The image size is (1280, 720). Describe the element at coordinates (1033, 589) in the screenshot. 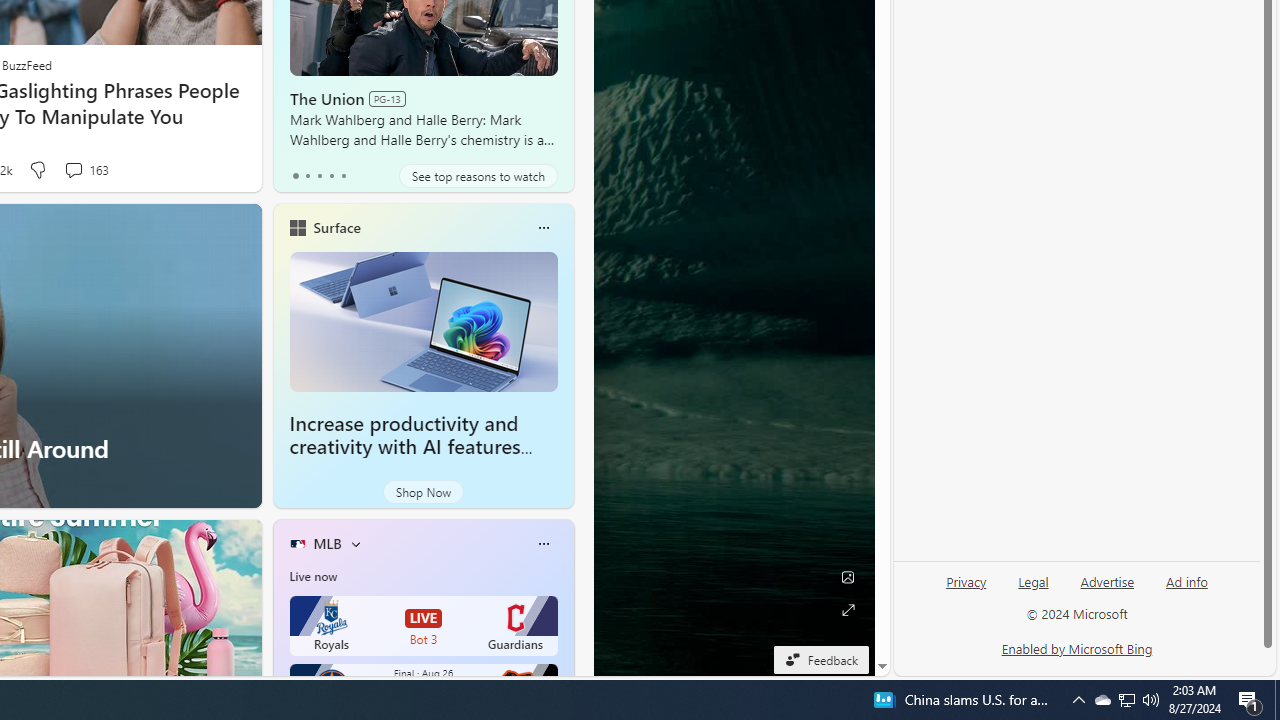

I see `'Legal'` at that location.